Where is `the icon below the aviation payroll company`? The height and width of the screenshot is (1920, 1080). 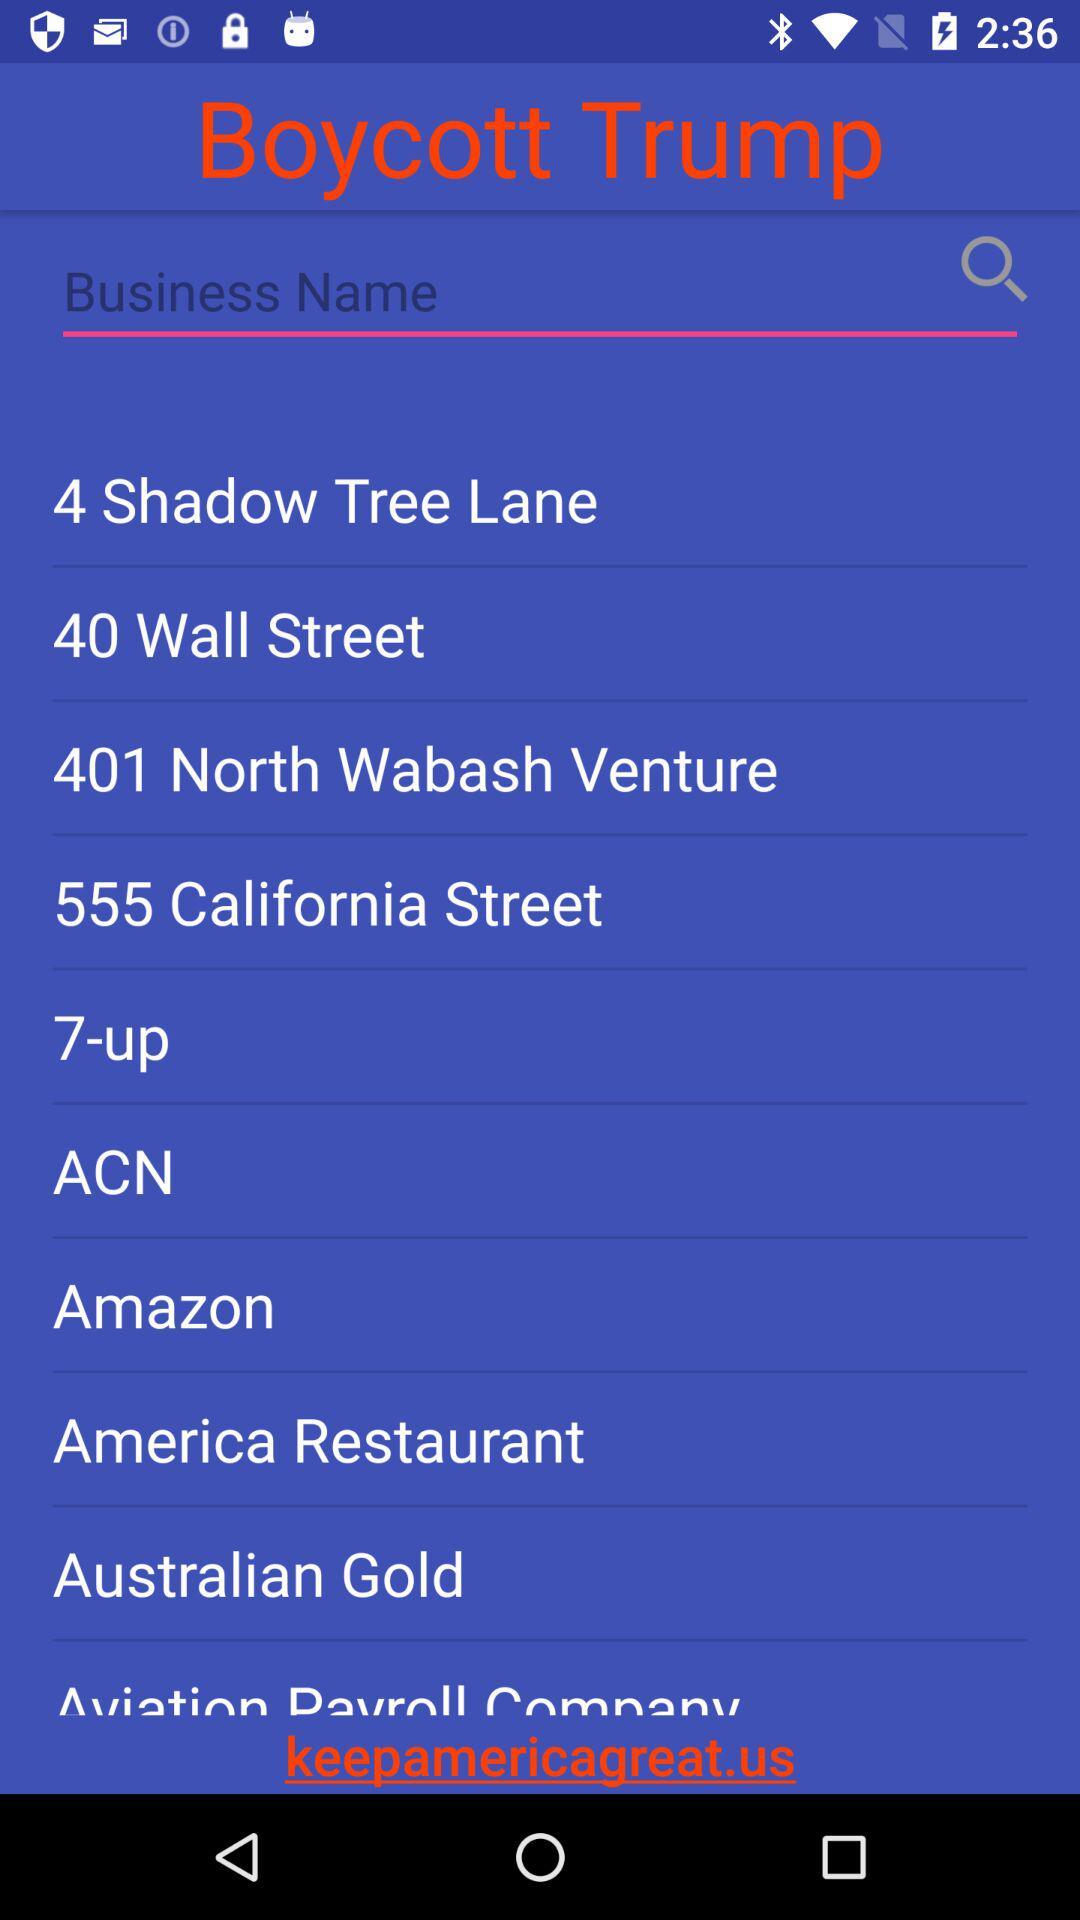
the icon below the aviation payroll company is located at coordinates (540, 1753).